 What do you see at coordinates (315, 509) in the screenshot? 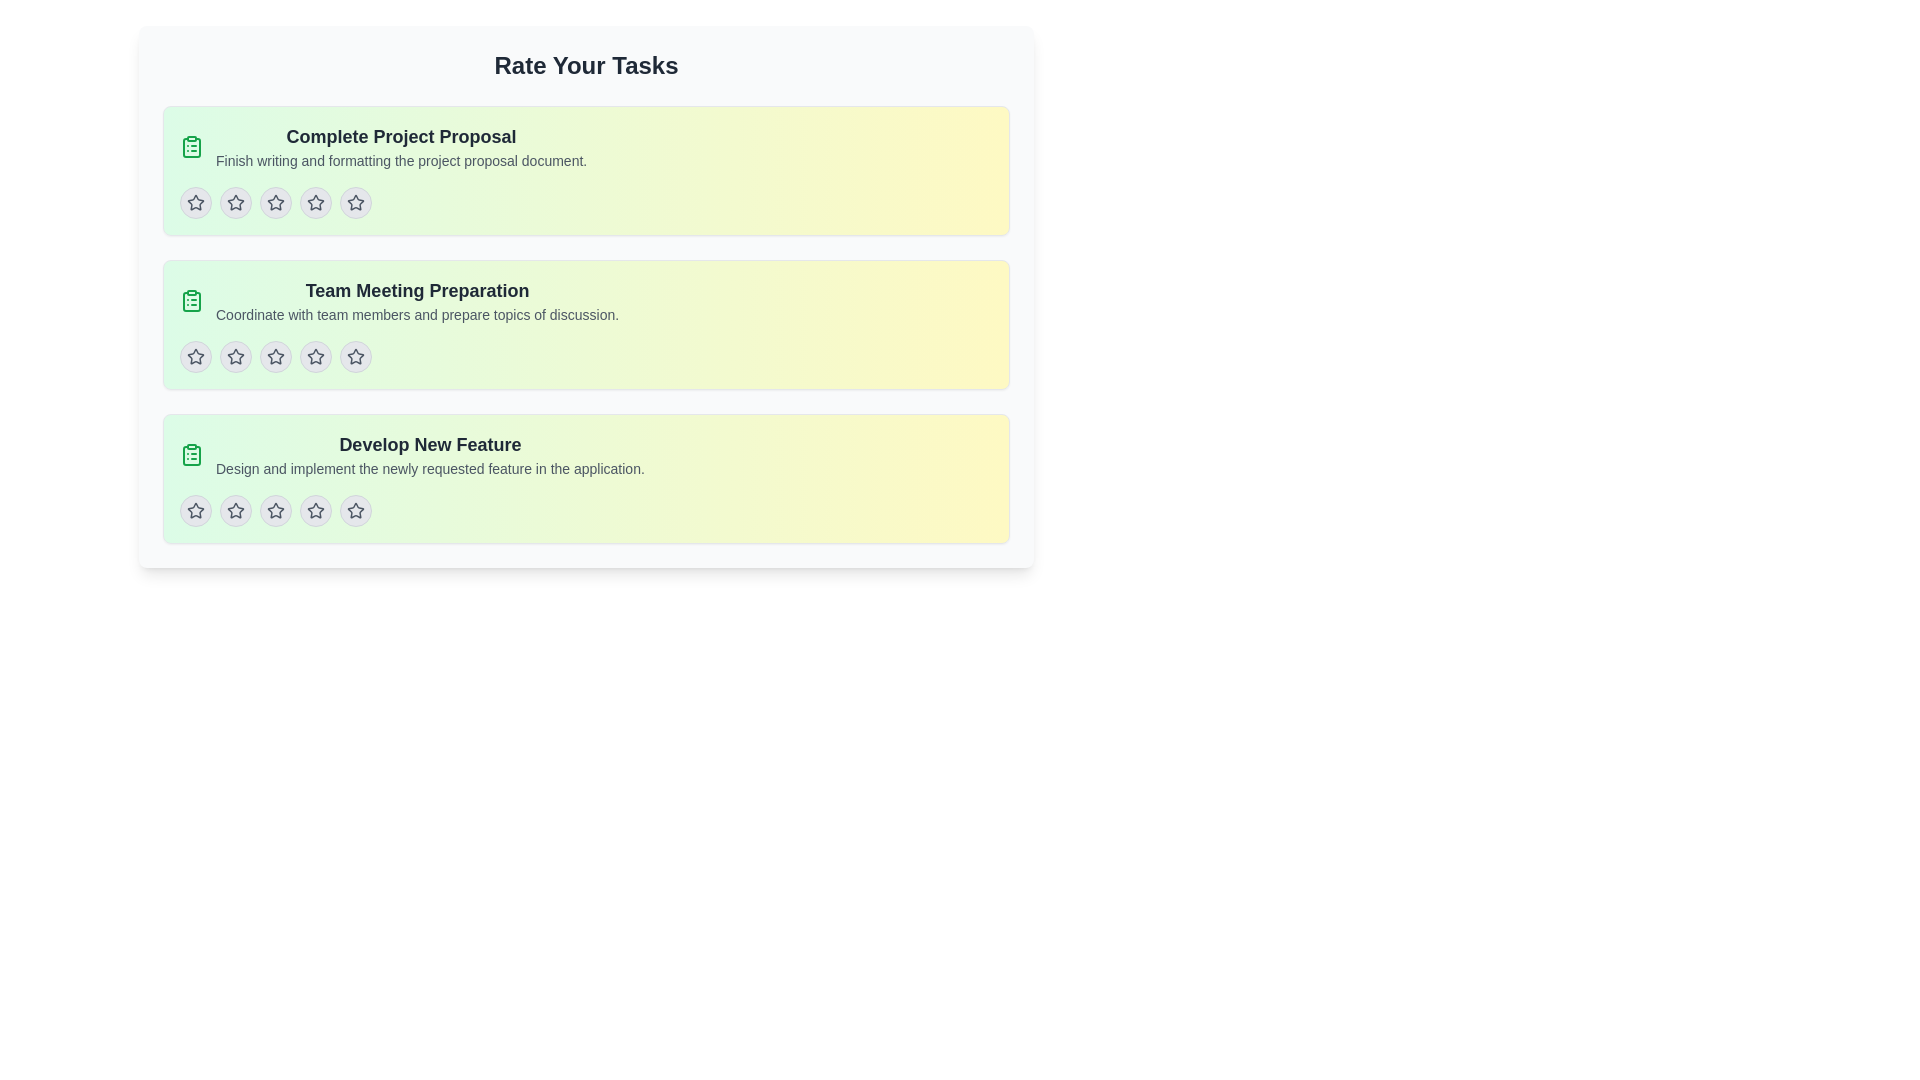
I see `the fourth interactive rating star icon located in the row labeled 'Develop New Feature'` at bounding box center [315, 509].